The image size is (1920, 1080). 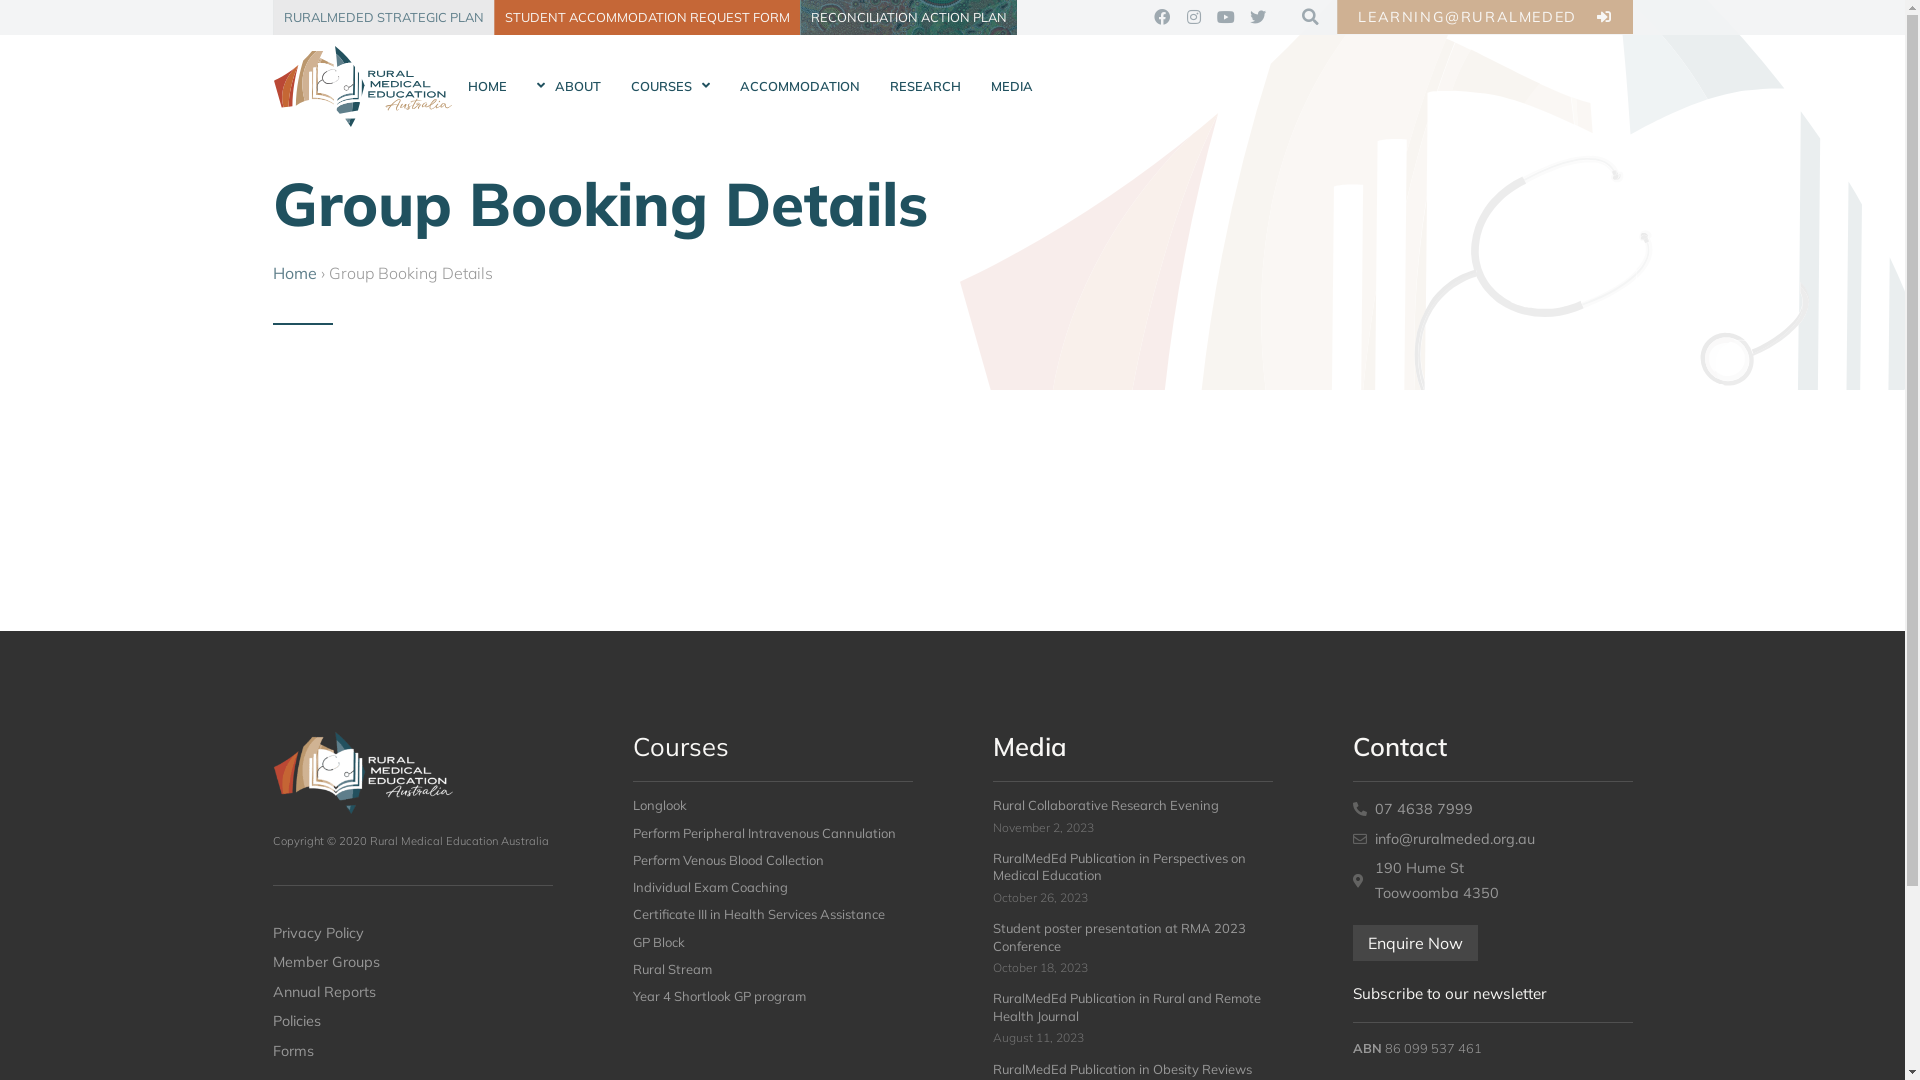 What do you see at coordinates (670, 86) in the screenshot?
I see `'COURSES'` at bounding box center [670, 86].